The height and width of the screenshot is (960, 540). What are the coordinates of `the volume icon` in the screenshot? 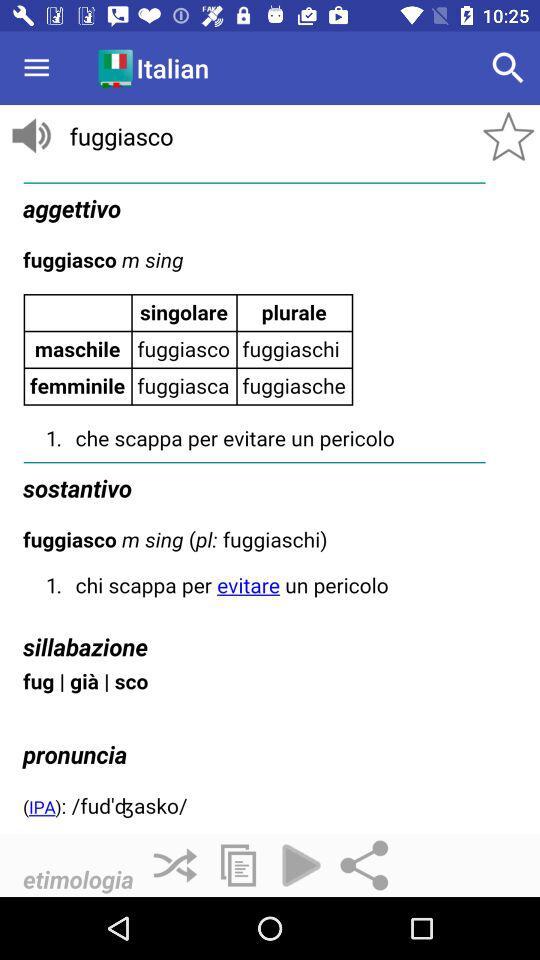 It's located at (30, 135).